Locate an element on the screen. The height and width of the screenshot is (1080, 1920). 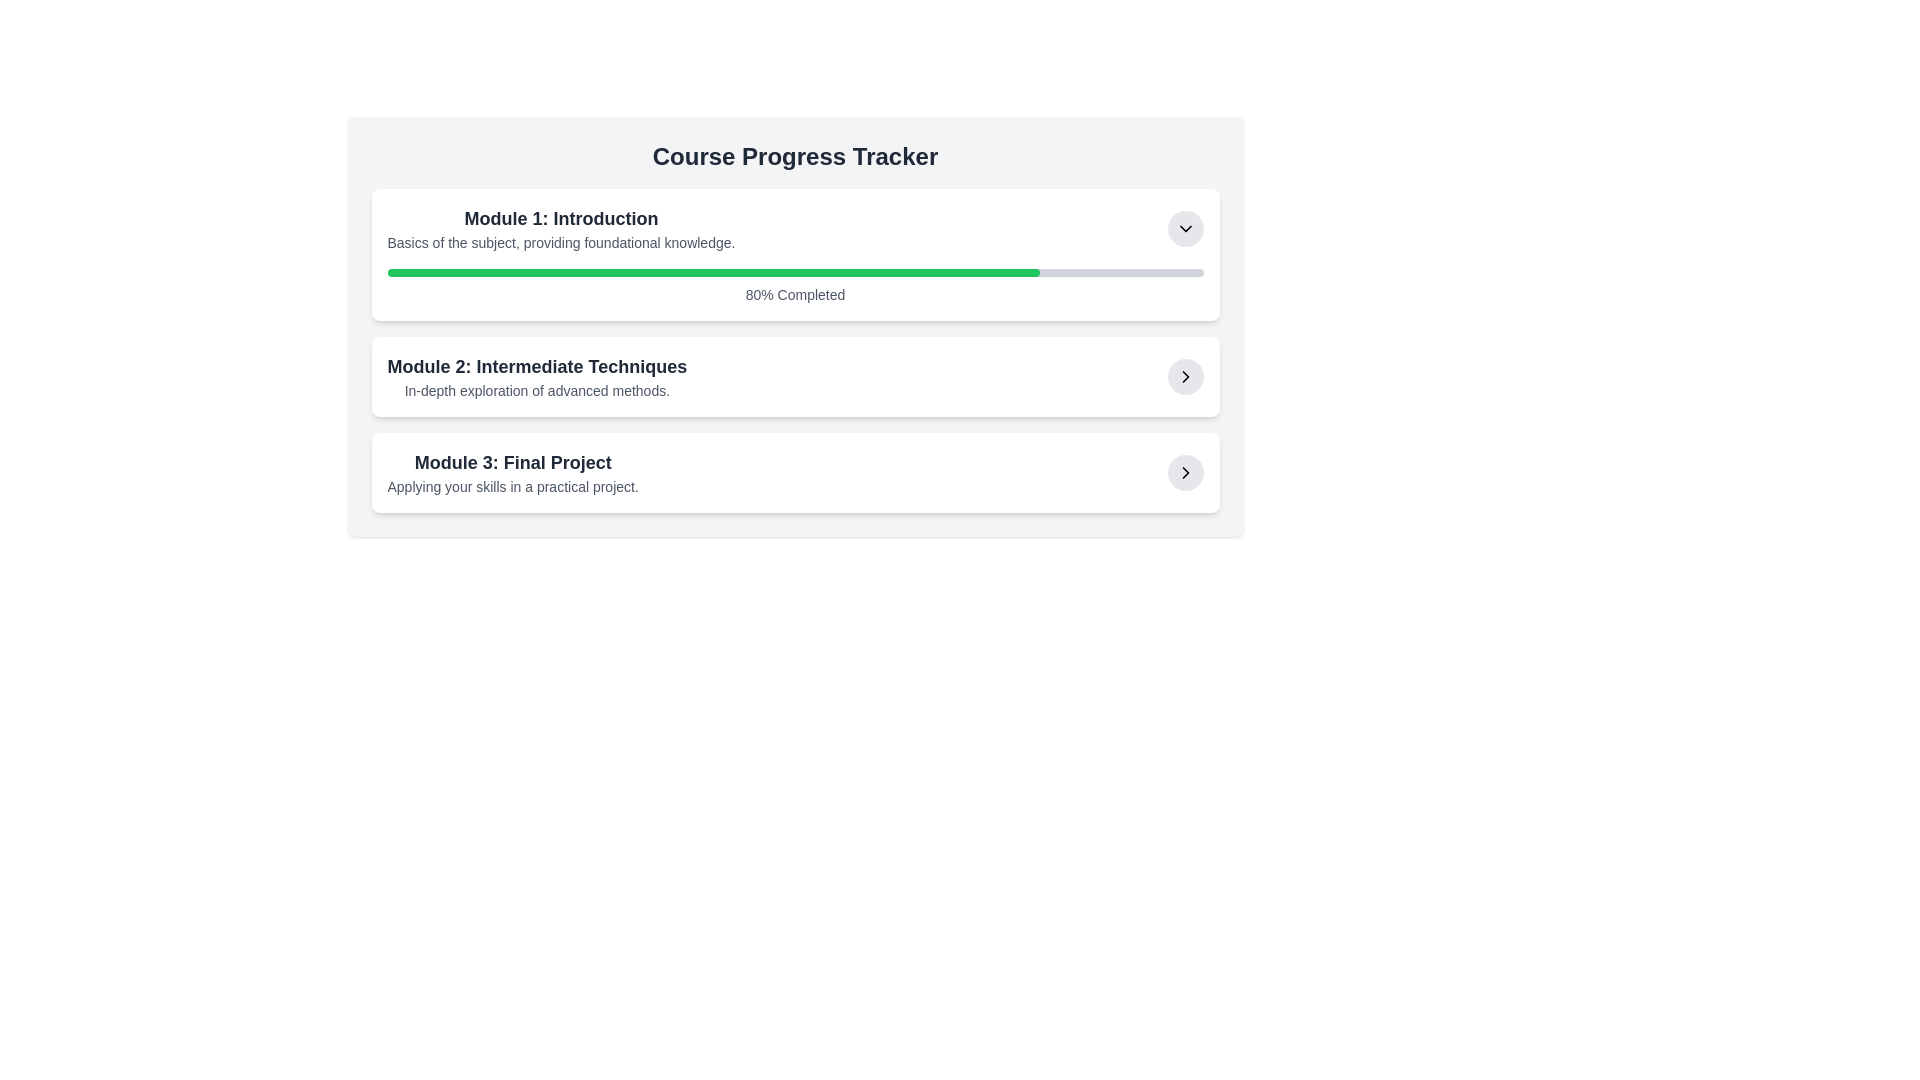
the circular button with a gray background and a black right-pointing arrow, located to the right of the 'Module 2: Intermediate Techniques' section and aligned with the descriptive text below is located at coordinates (1185, 377).